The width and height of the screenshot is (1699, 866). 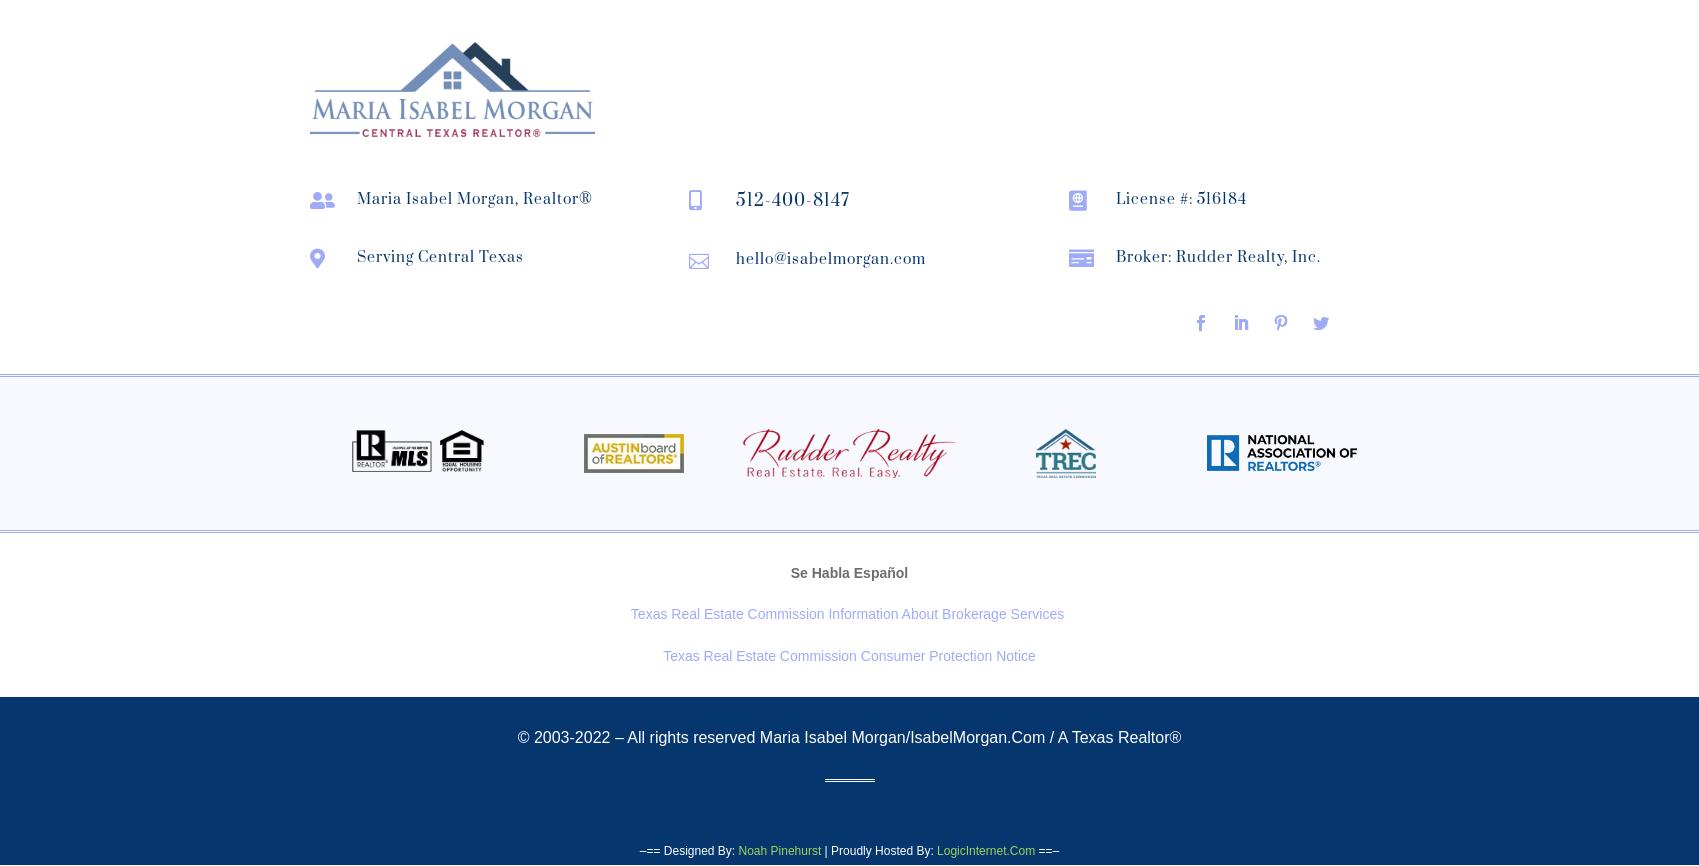 What do you see at coordinates (985, 848) in the screenshot?
I see `'LogicInternet.Com'` at bounding box center [985, 848].